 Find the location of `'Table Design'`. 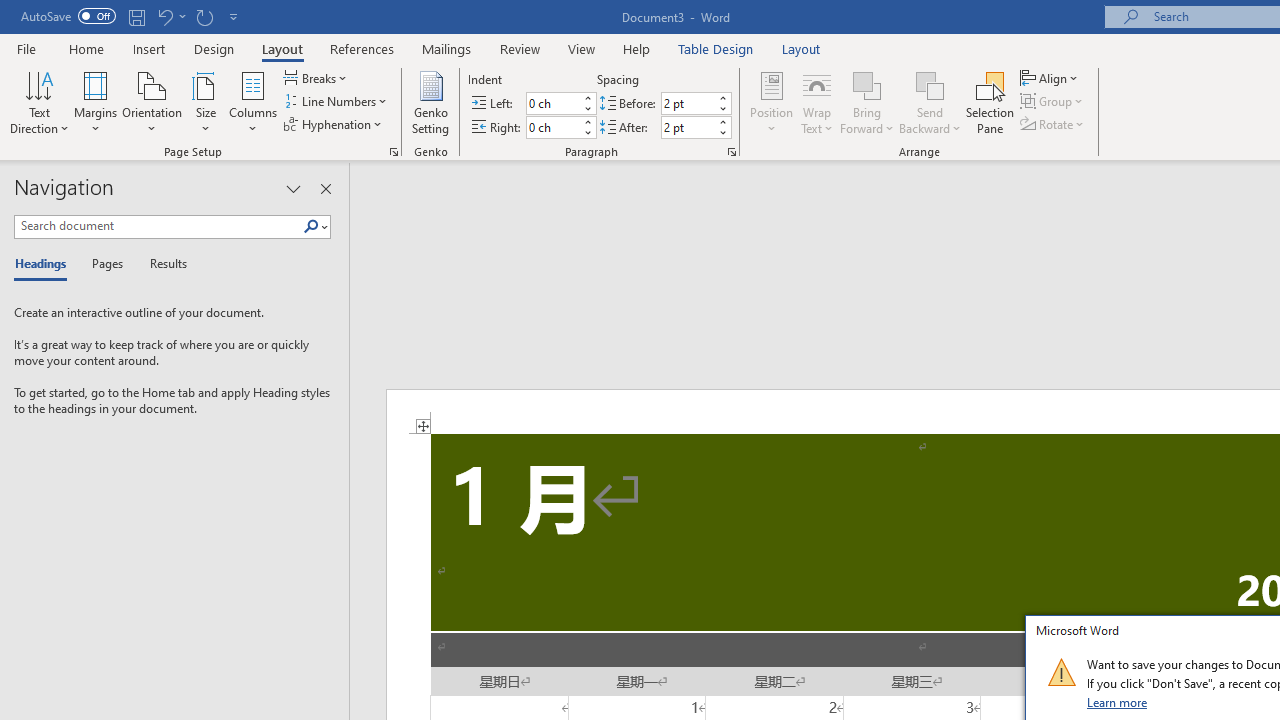

'Table Design' is located at coordinates (716, 48).